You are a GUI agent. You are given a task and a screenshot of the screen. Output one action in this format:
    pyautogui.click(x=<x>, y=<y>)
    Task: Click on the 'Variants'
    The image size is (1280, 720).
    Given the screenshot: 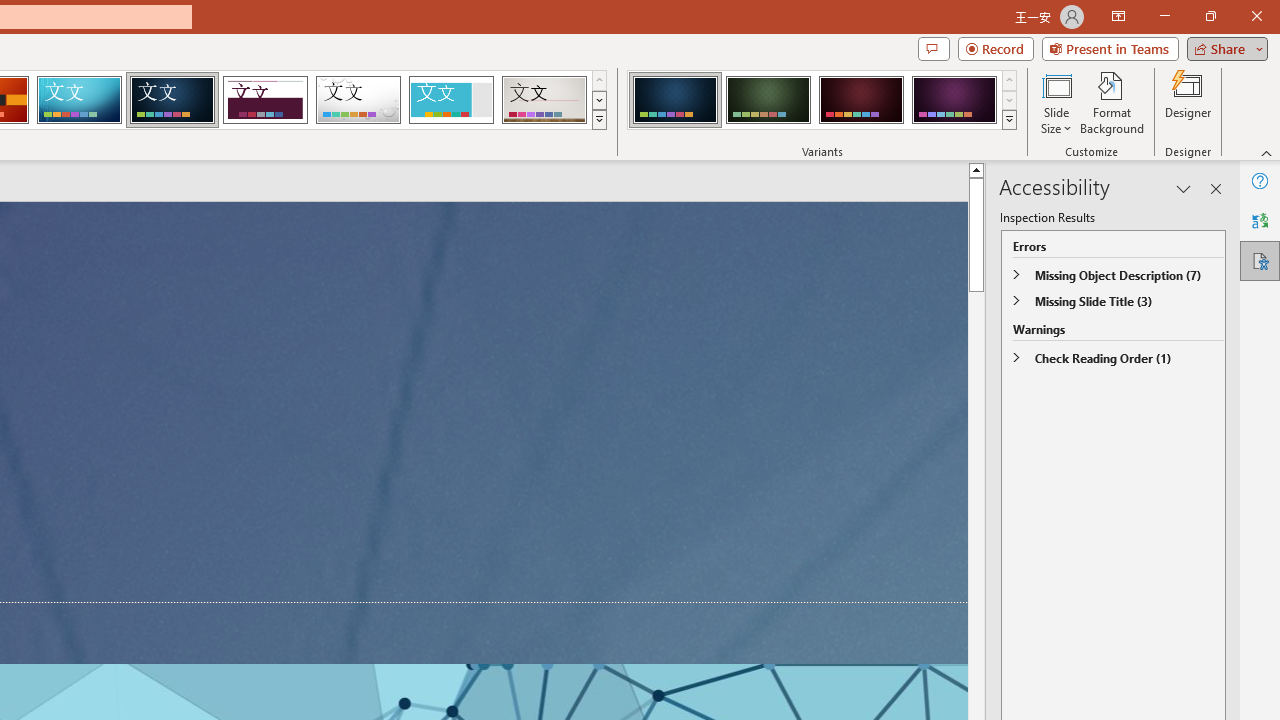 What is the action you would take?
    pyautogui.click(x=1009, y=120)
    